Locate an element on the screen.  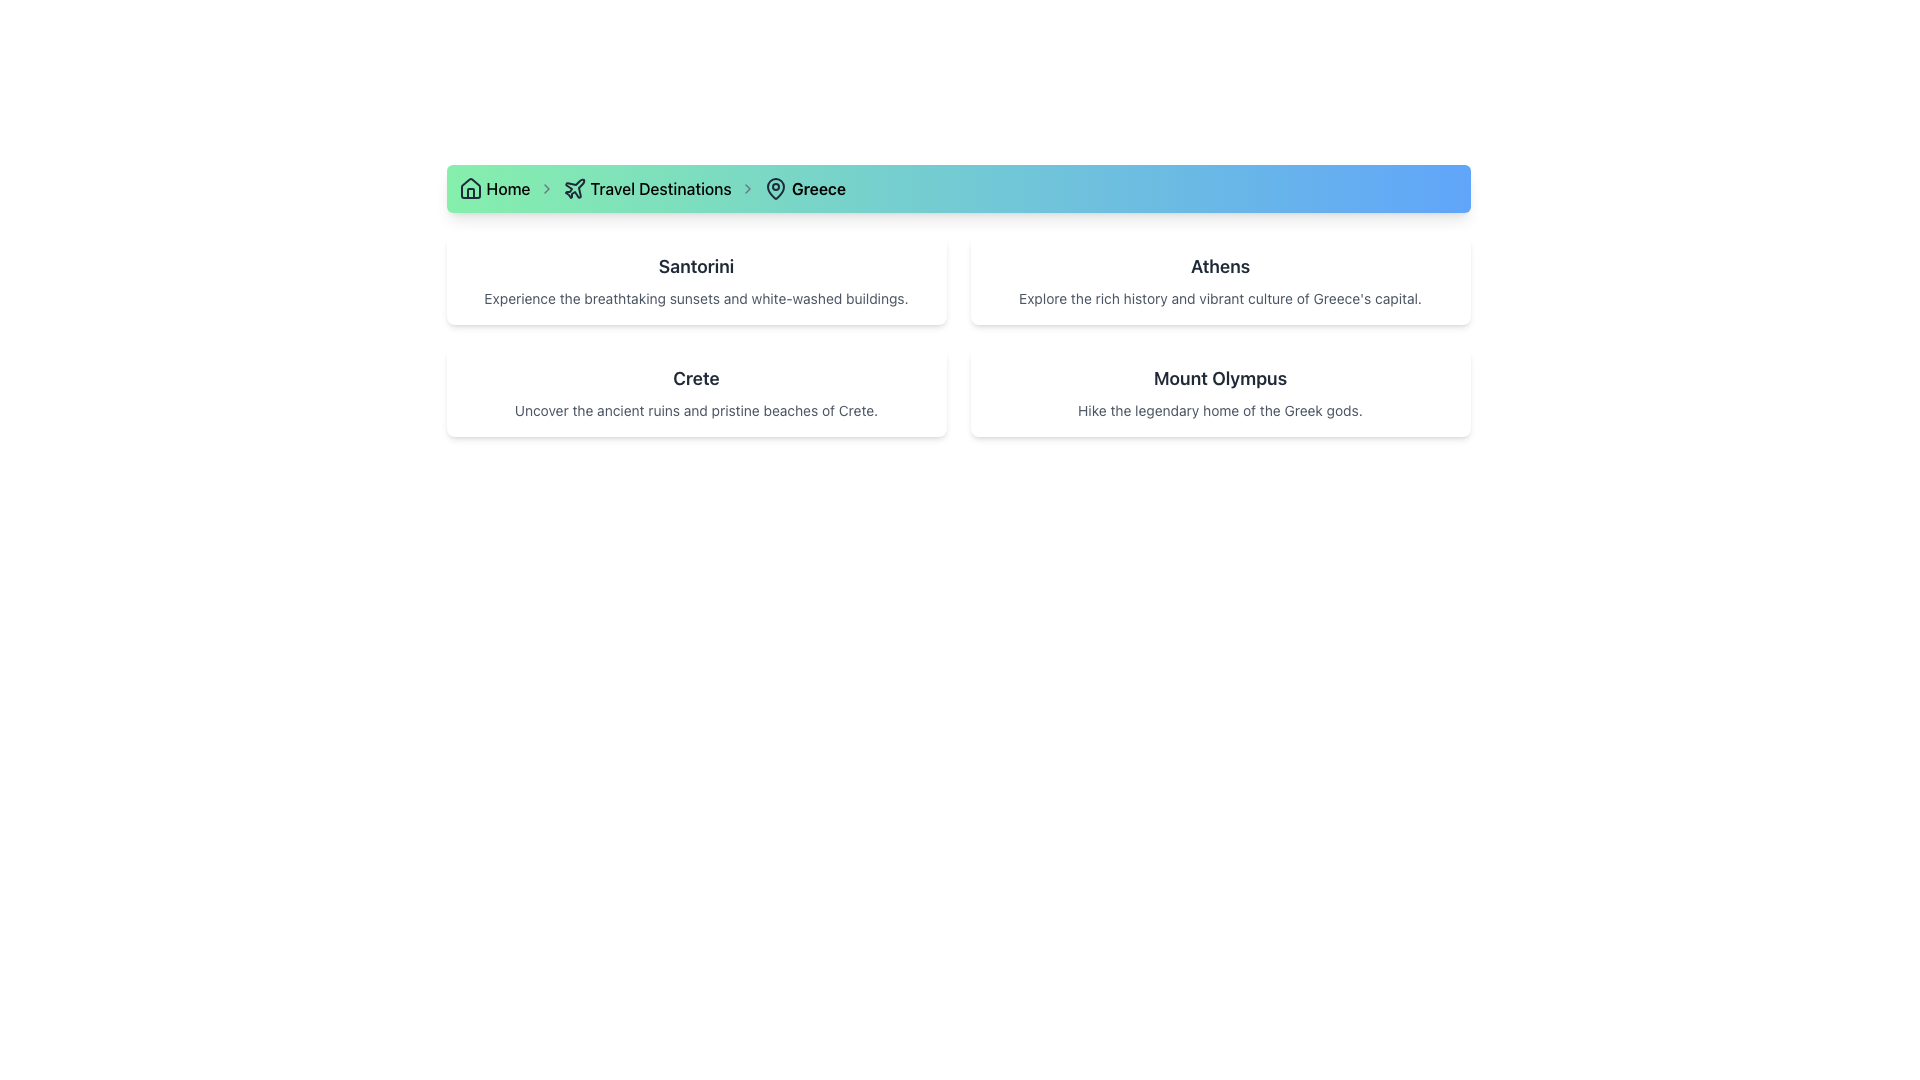
the Breadcrumb Navigation Bar, which serves as a breadcrumb navigation tool for users to understand their location within a hierarchical structure is located at coordinates (957, 189).